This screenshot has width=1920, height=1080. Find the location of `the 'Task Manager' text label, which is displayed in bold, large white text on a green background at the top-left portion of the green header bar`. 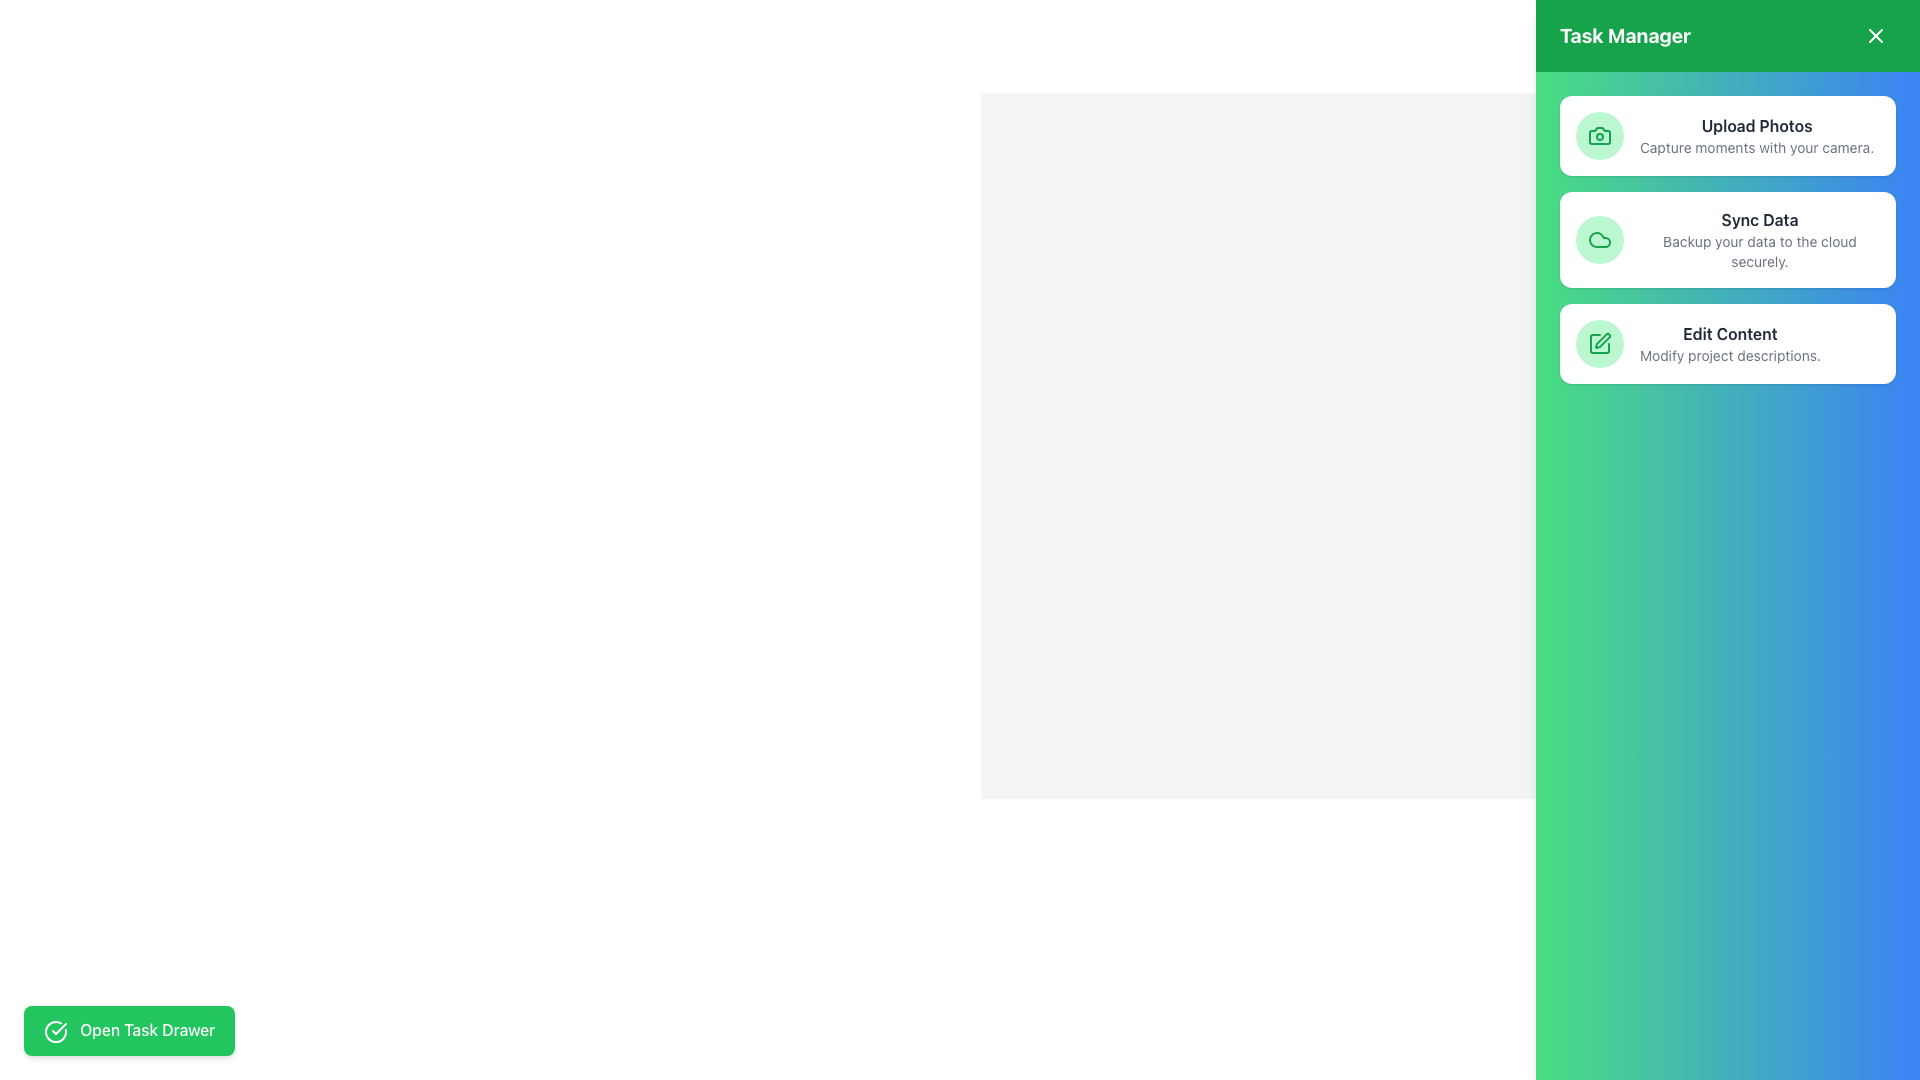

the 'Task Manager' text label, which is displayed in bold, large white text on a green background at the top-left portion of the green header bar is located at coordinates (1625, 35).